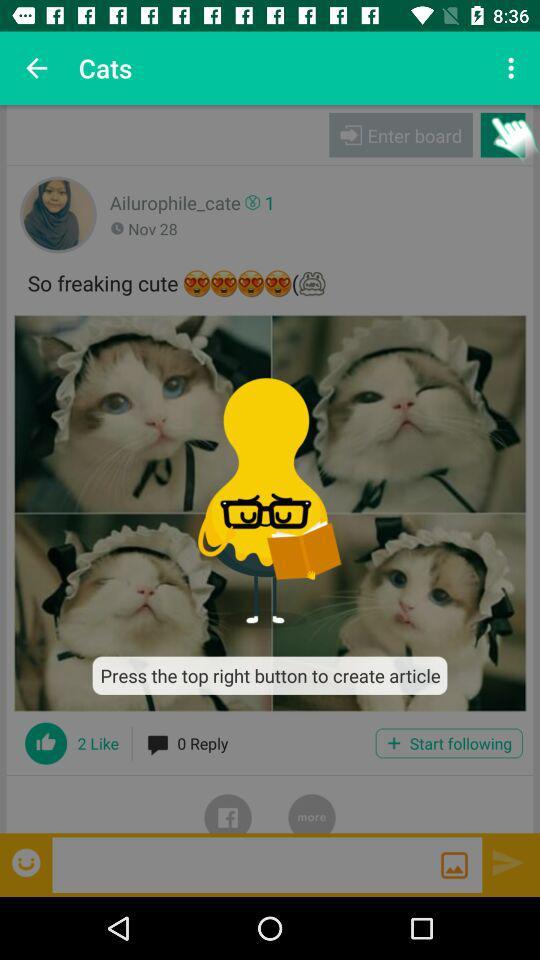  What do you see at coordinates (454, 864) in the screenshot?
I see `open image gallery` at bounding box center [454, 864].